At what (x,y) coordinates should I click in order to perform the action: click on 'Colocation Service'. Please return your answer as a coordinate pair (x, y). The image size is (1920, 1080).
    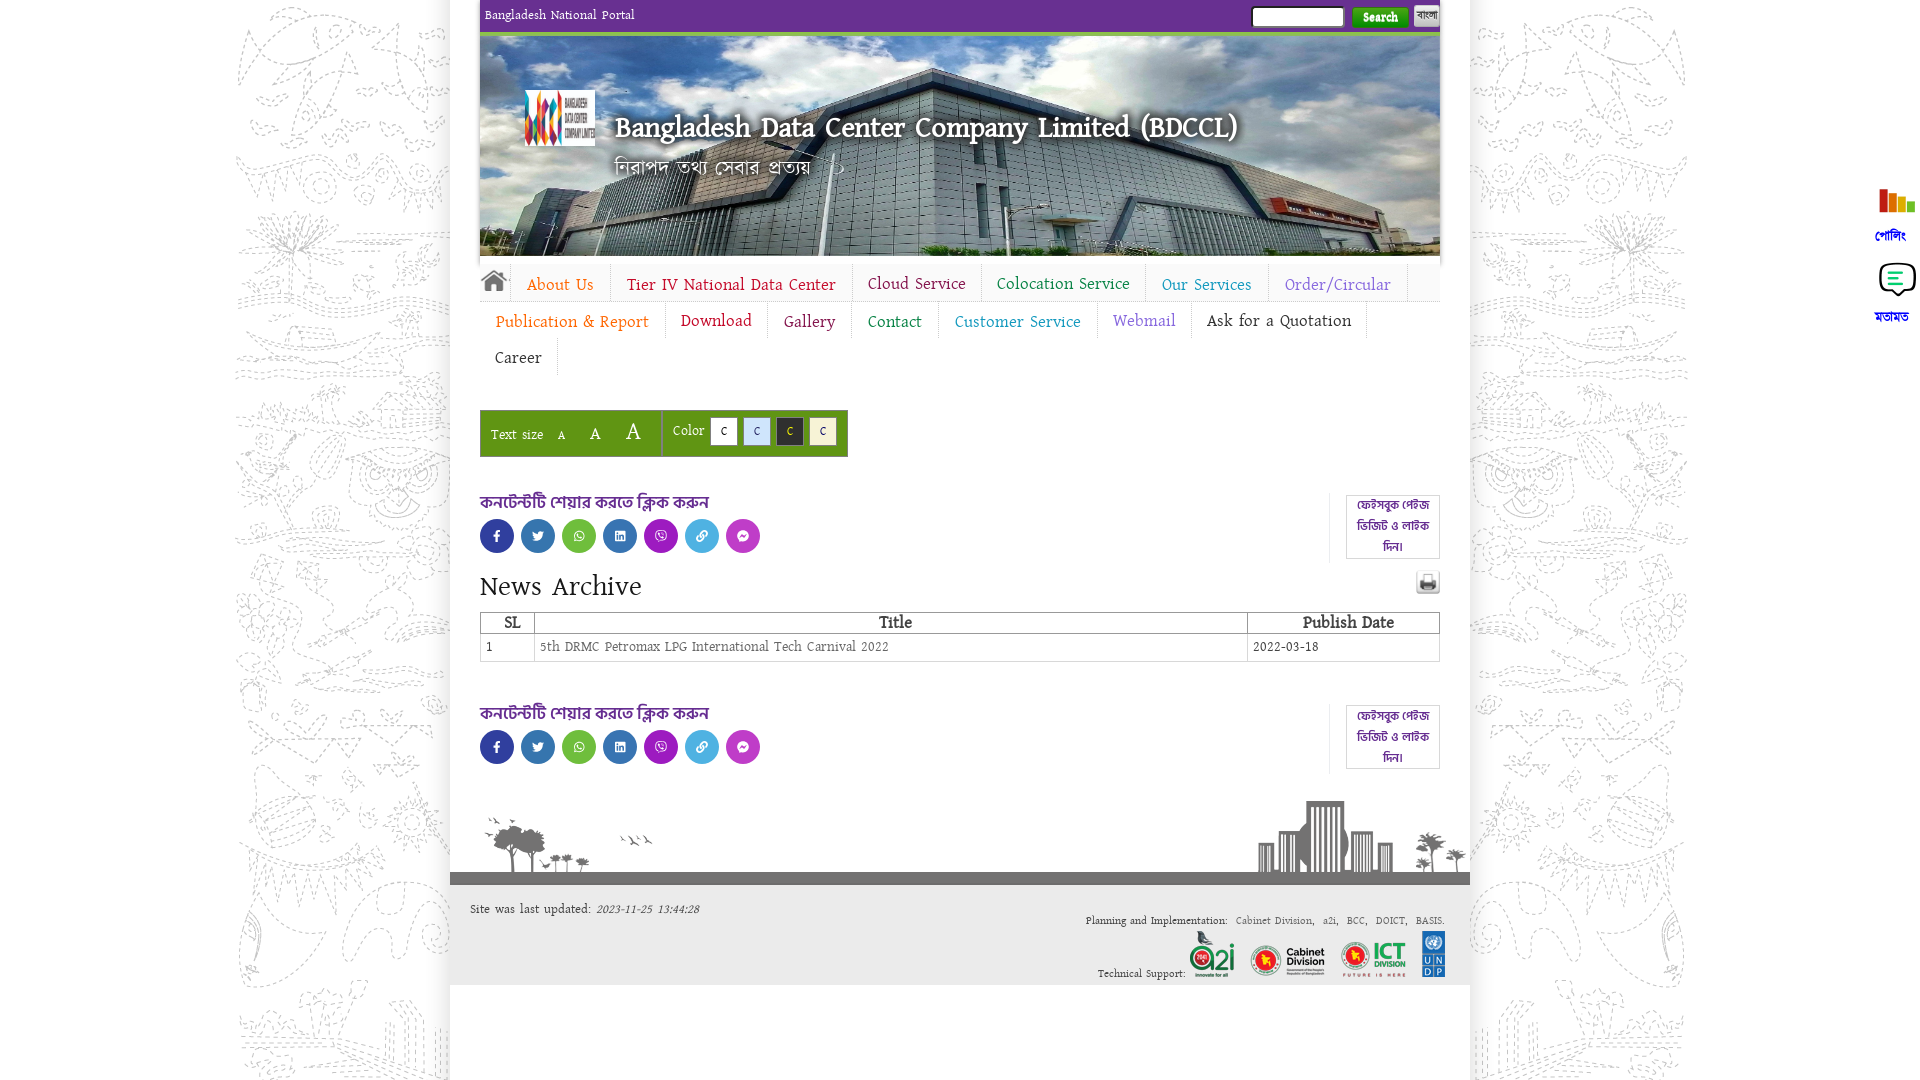
    Looking at the image, I should click on (982, 284).